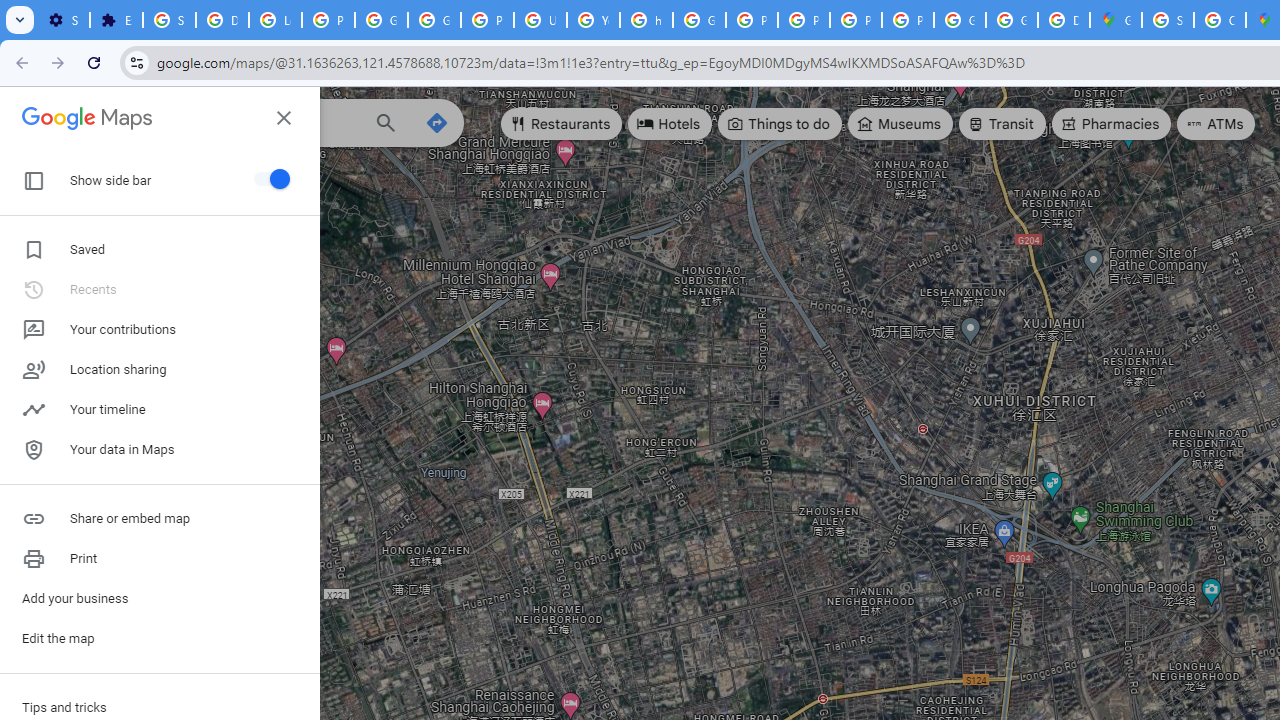 The width and height of the screenshot is (1280, 720). What do you see at coordinates (160, 707) in the screenshot?
I see `'Tips and tricks'` at bounding box center [160, 707].